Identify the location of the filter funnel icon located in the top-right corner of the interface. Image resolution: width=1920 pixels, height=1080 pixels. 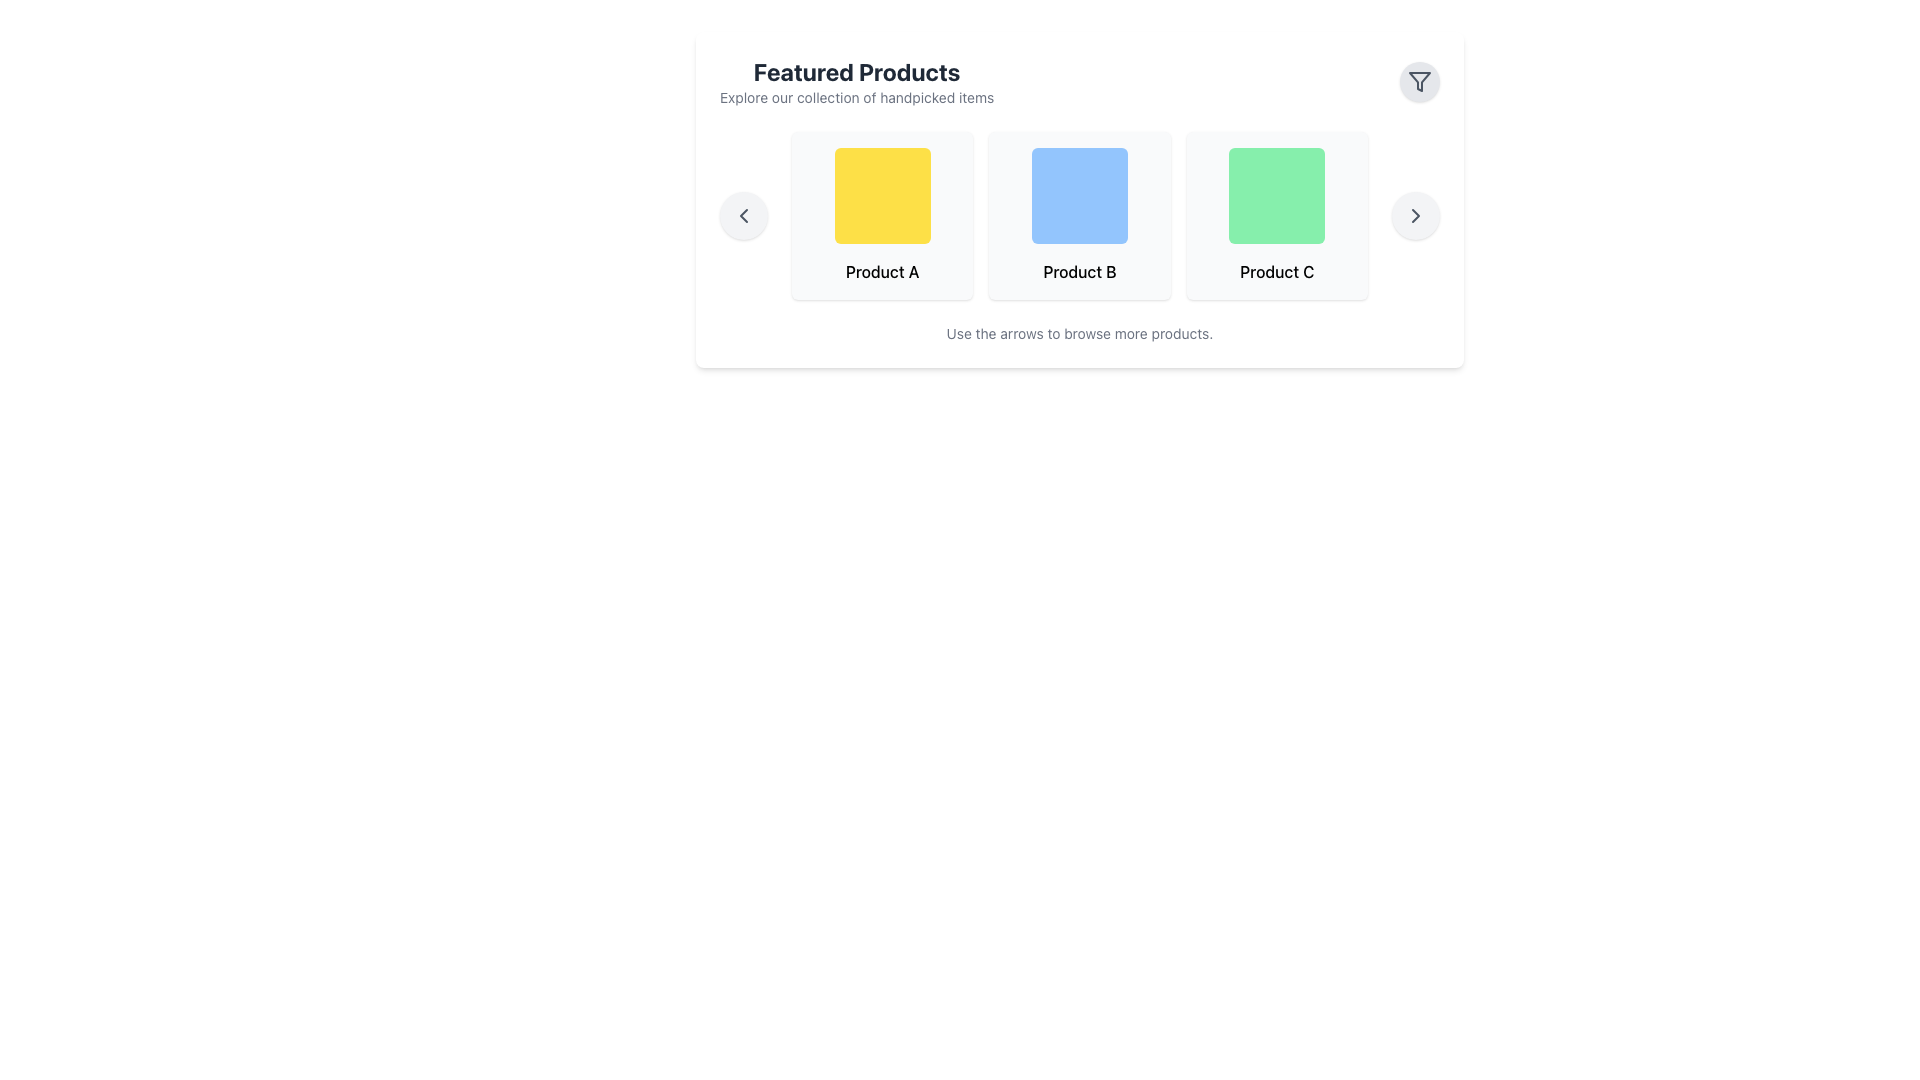
(1419, 80).